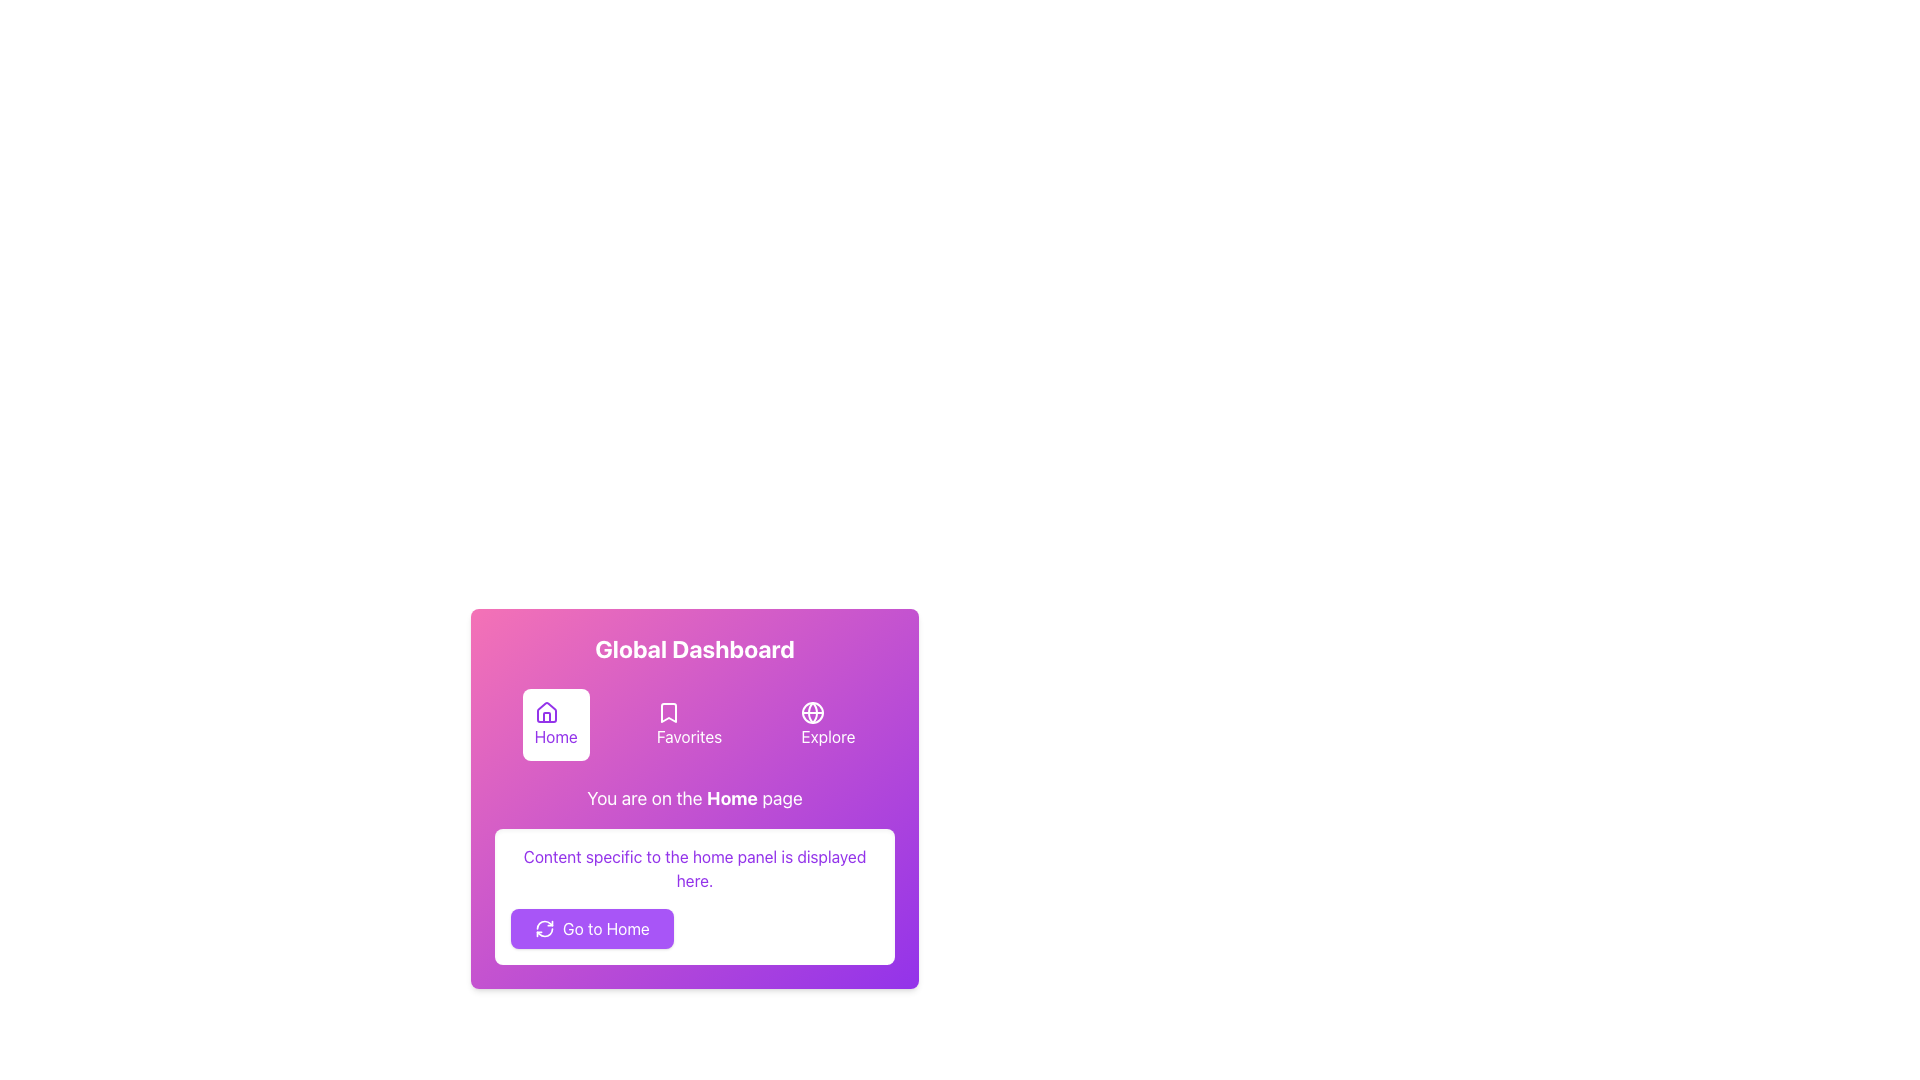  I want to click on the globe icon within the 'Explore' button to trigger the tooltip or highlight effect, so click(813, 712).